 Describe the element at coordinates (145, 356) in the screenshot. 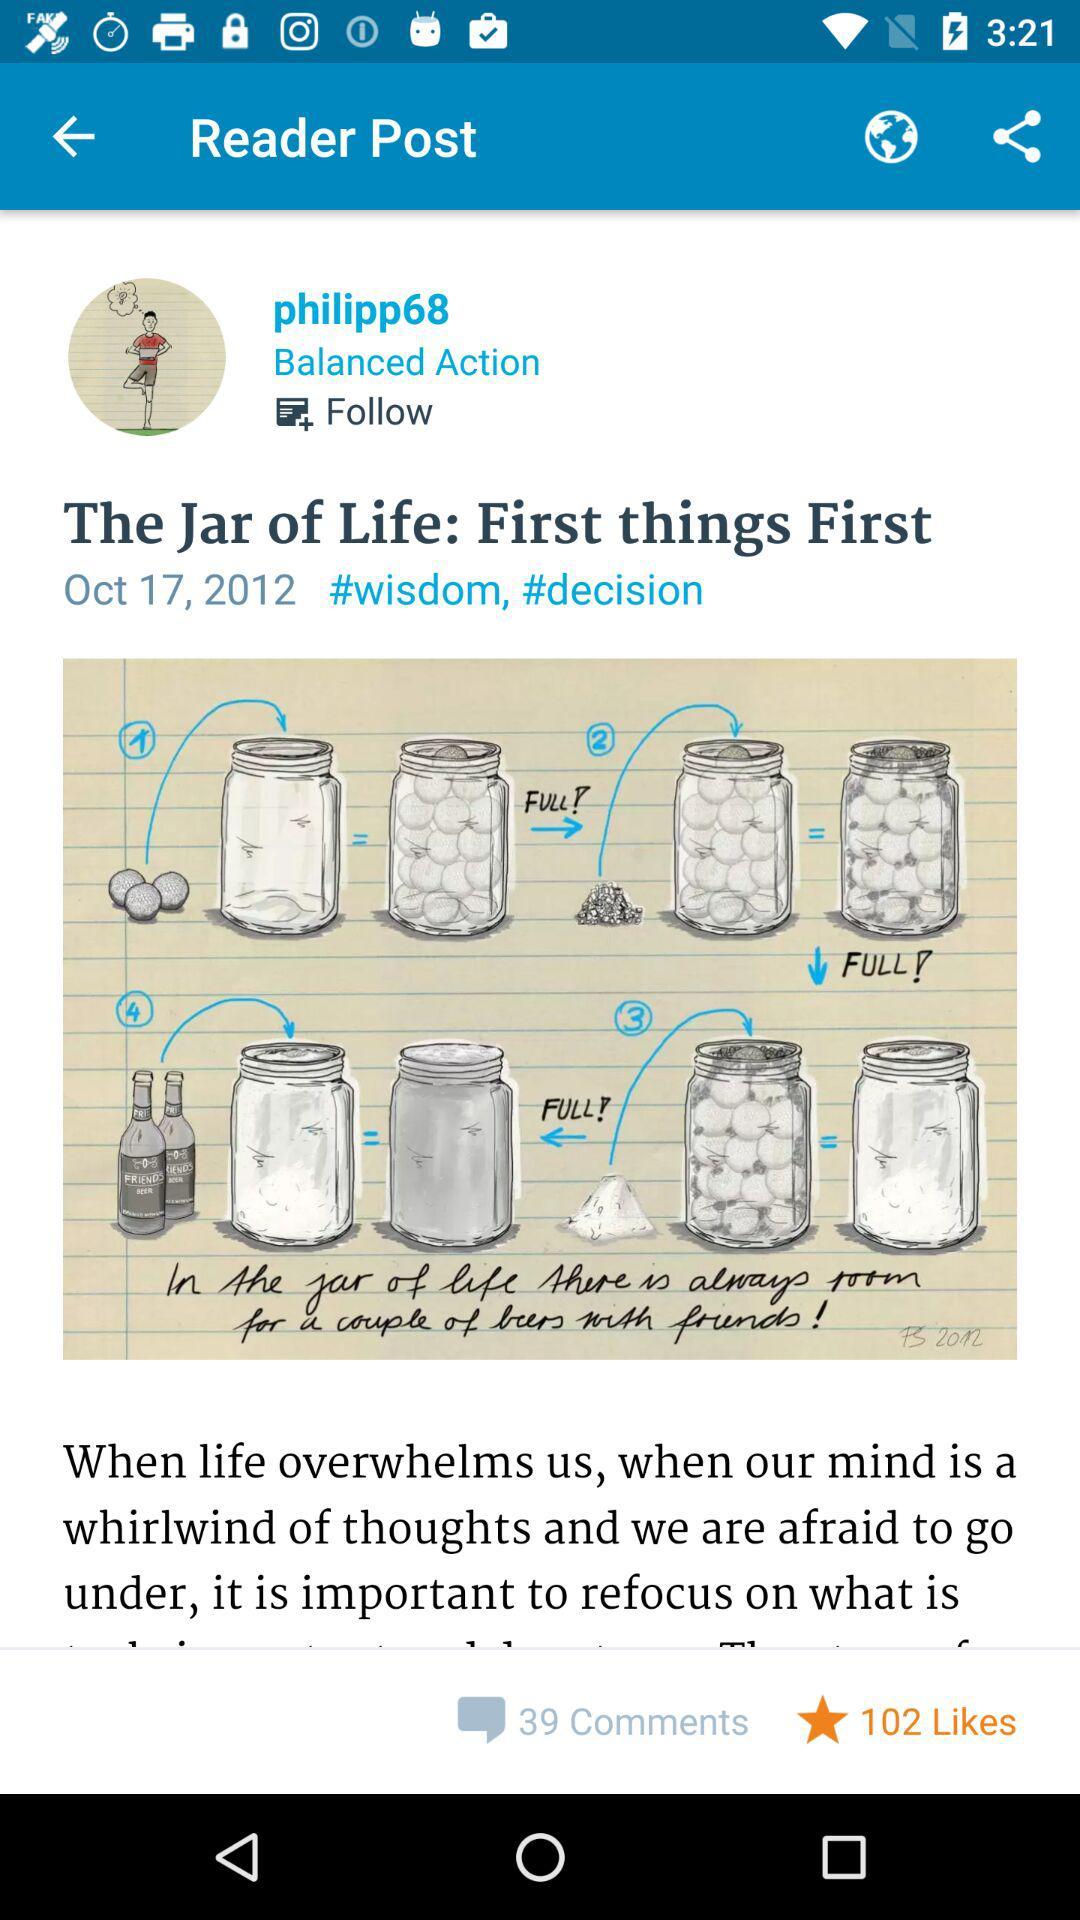

I see `the avatar icon` at that location.